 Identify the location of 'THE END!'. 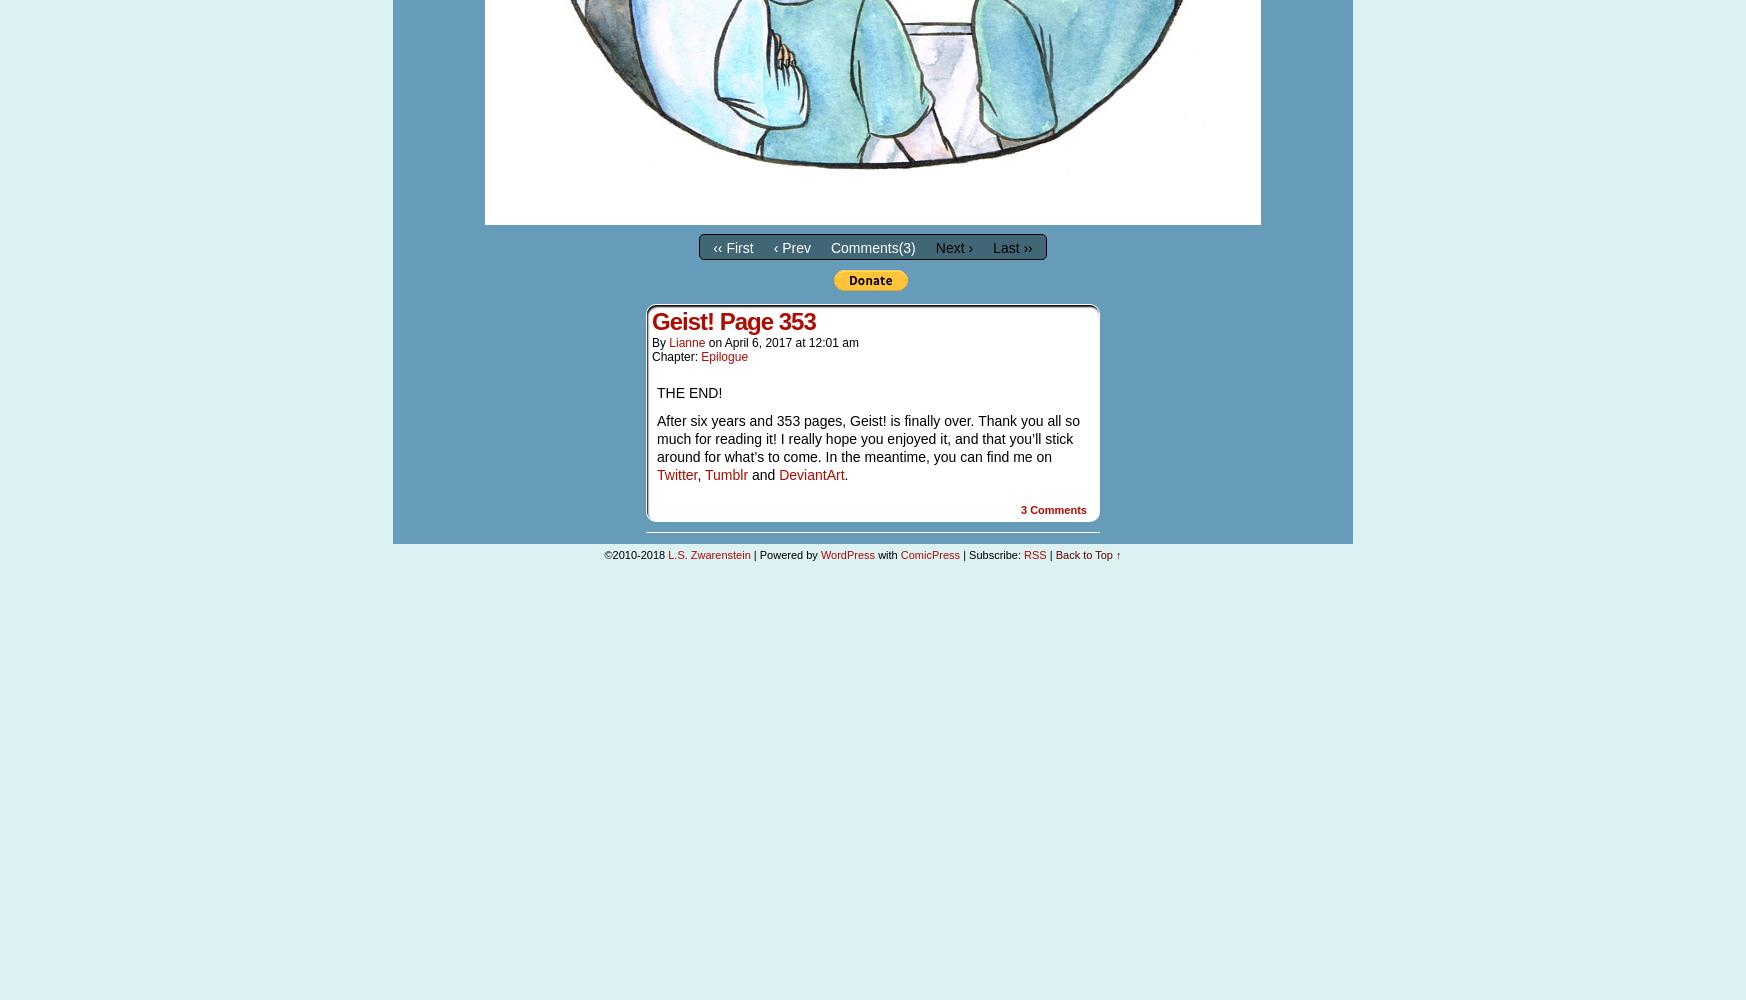
(657, 392).